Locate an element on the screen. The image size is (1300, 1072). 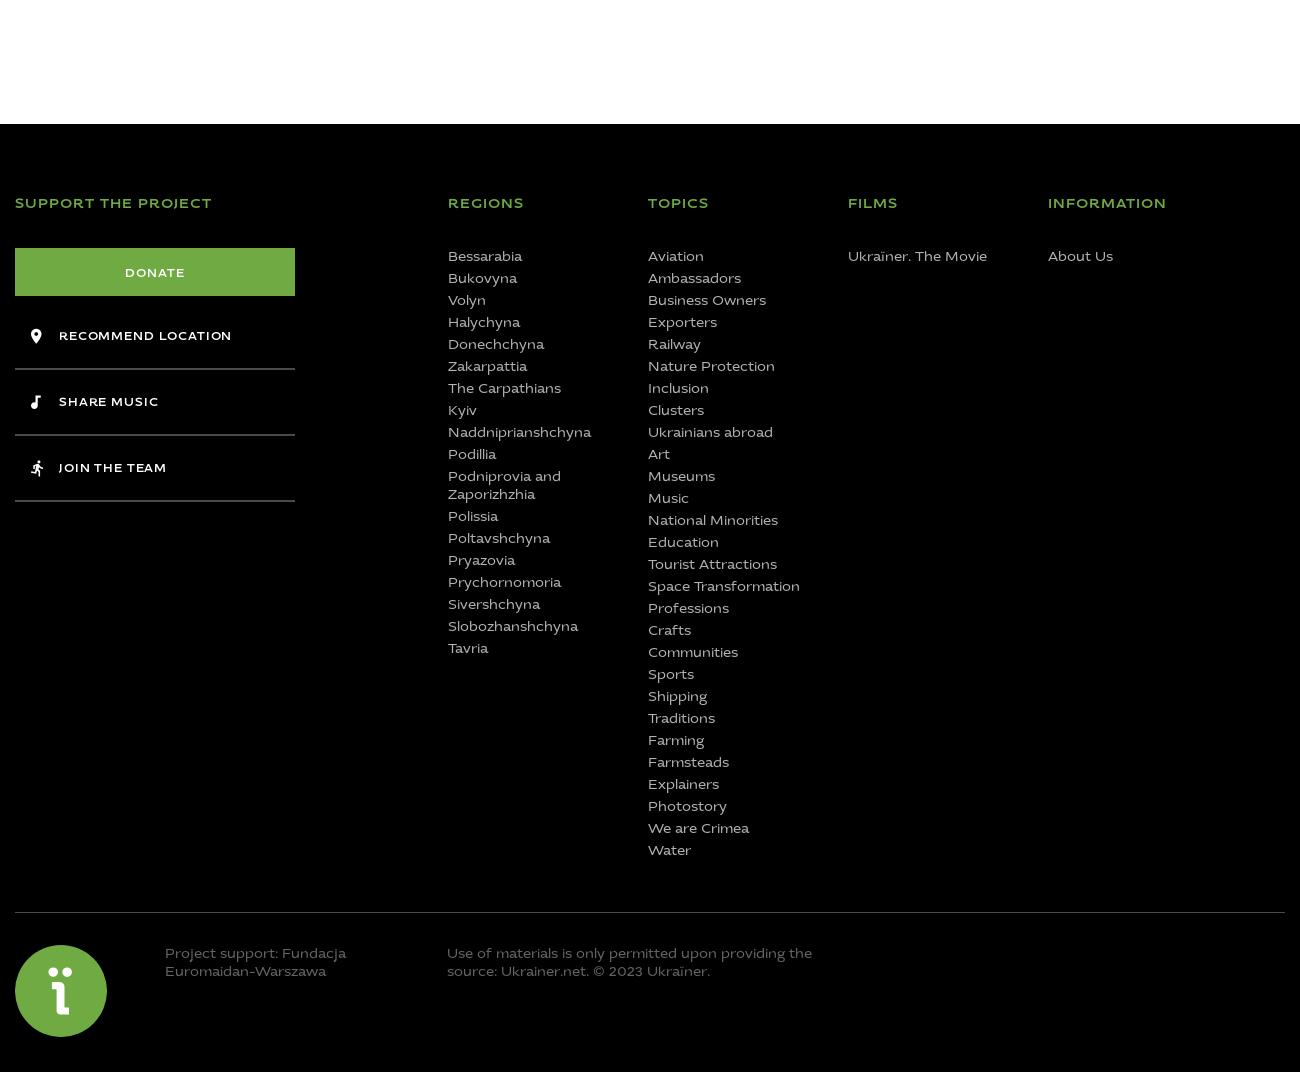
'Project support: Fundacja Euromaidan-Warszawa' is located at coordinates (254, 961).